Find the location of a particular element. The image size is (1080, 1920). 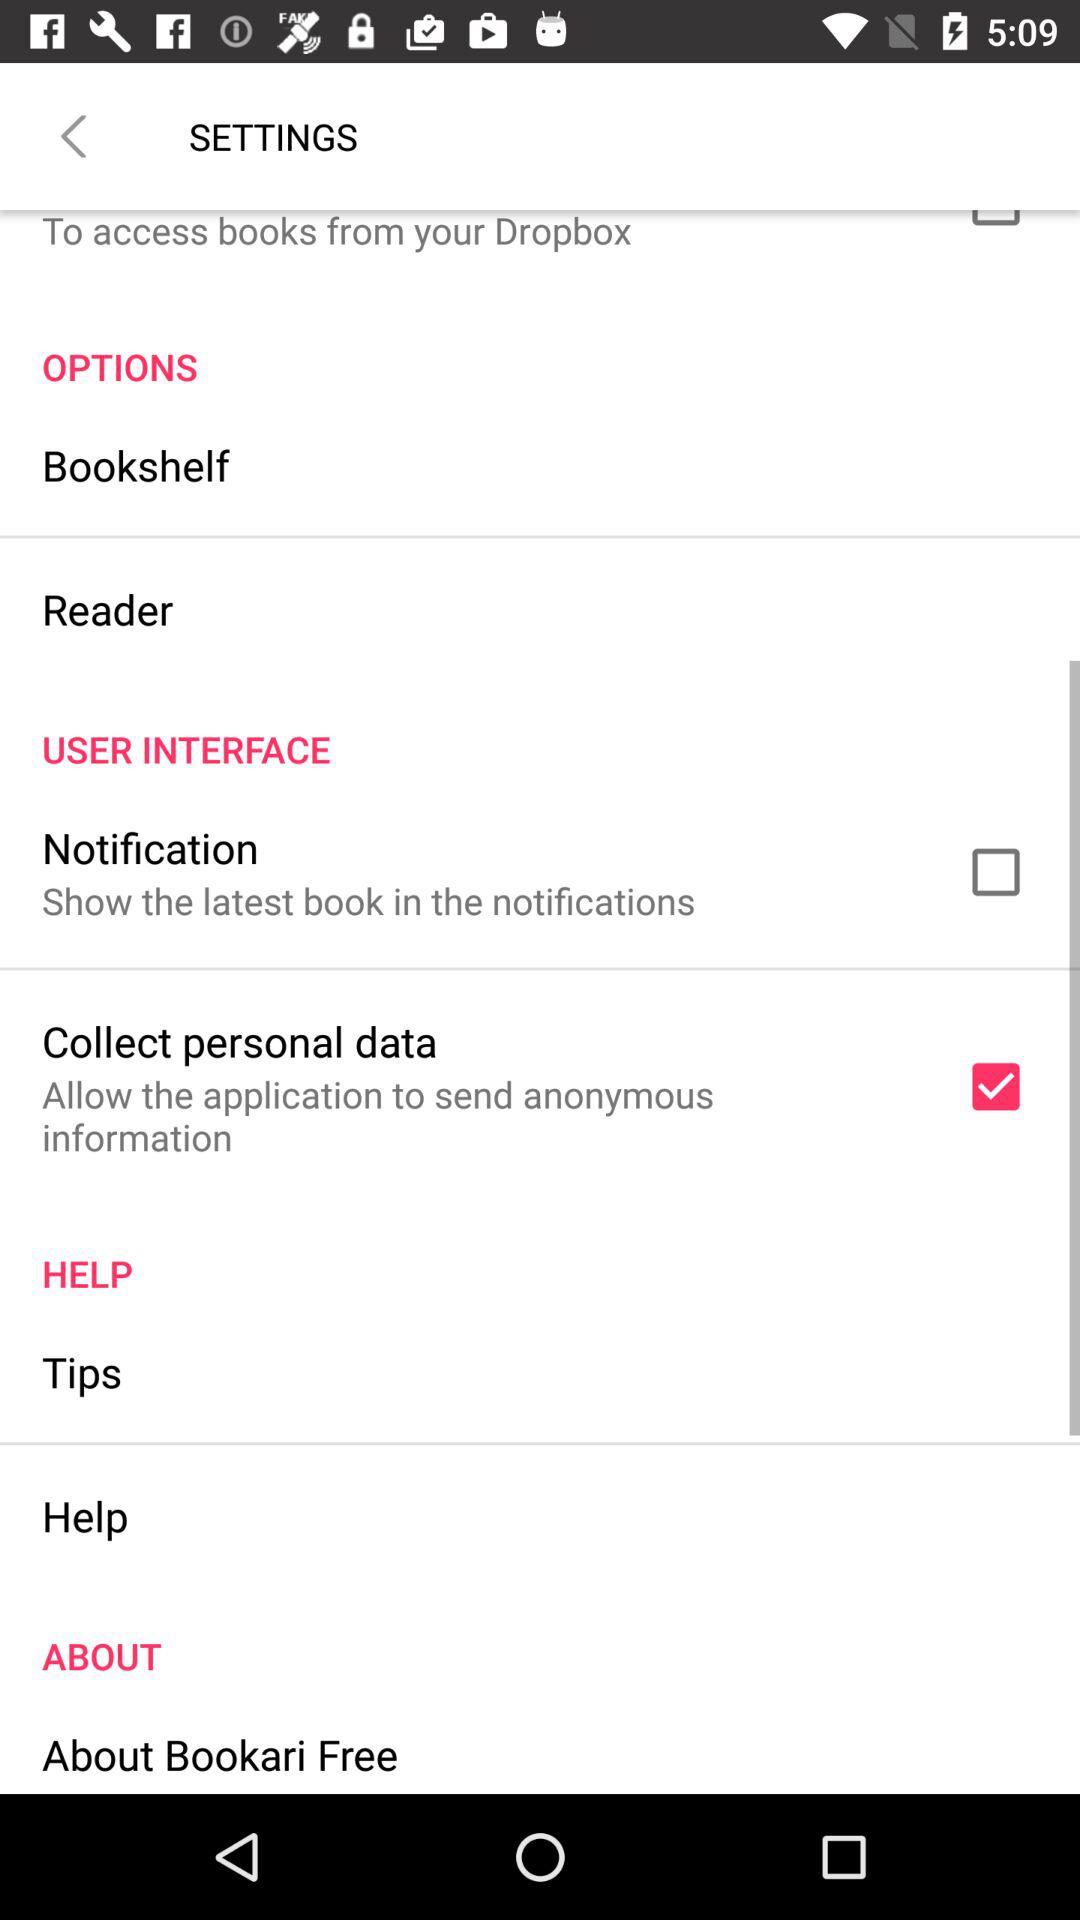

item next to settings is located at coordinates (72, 135).